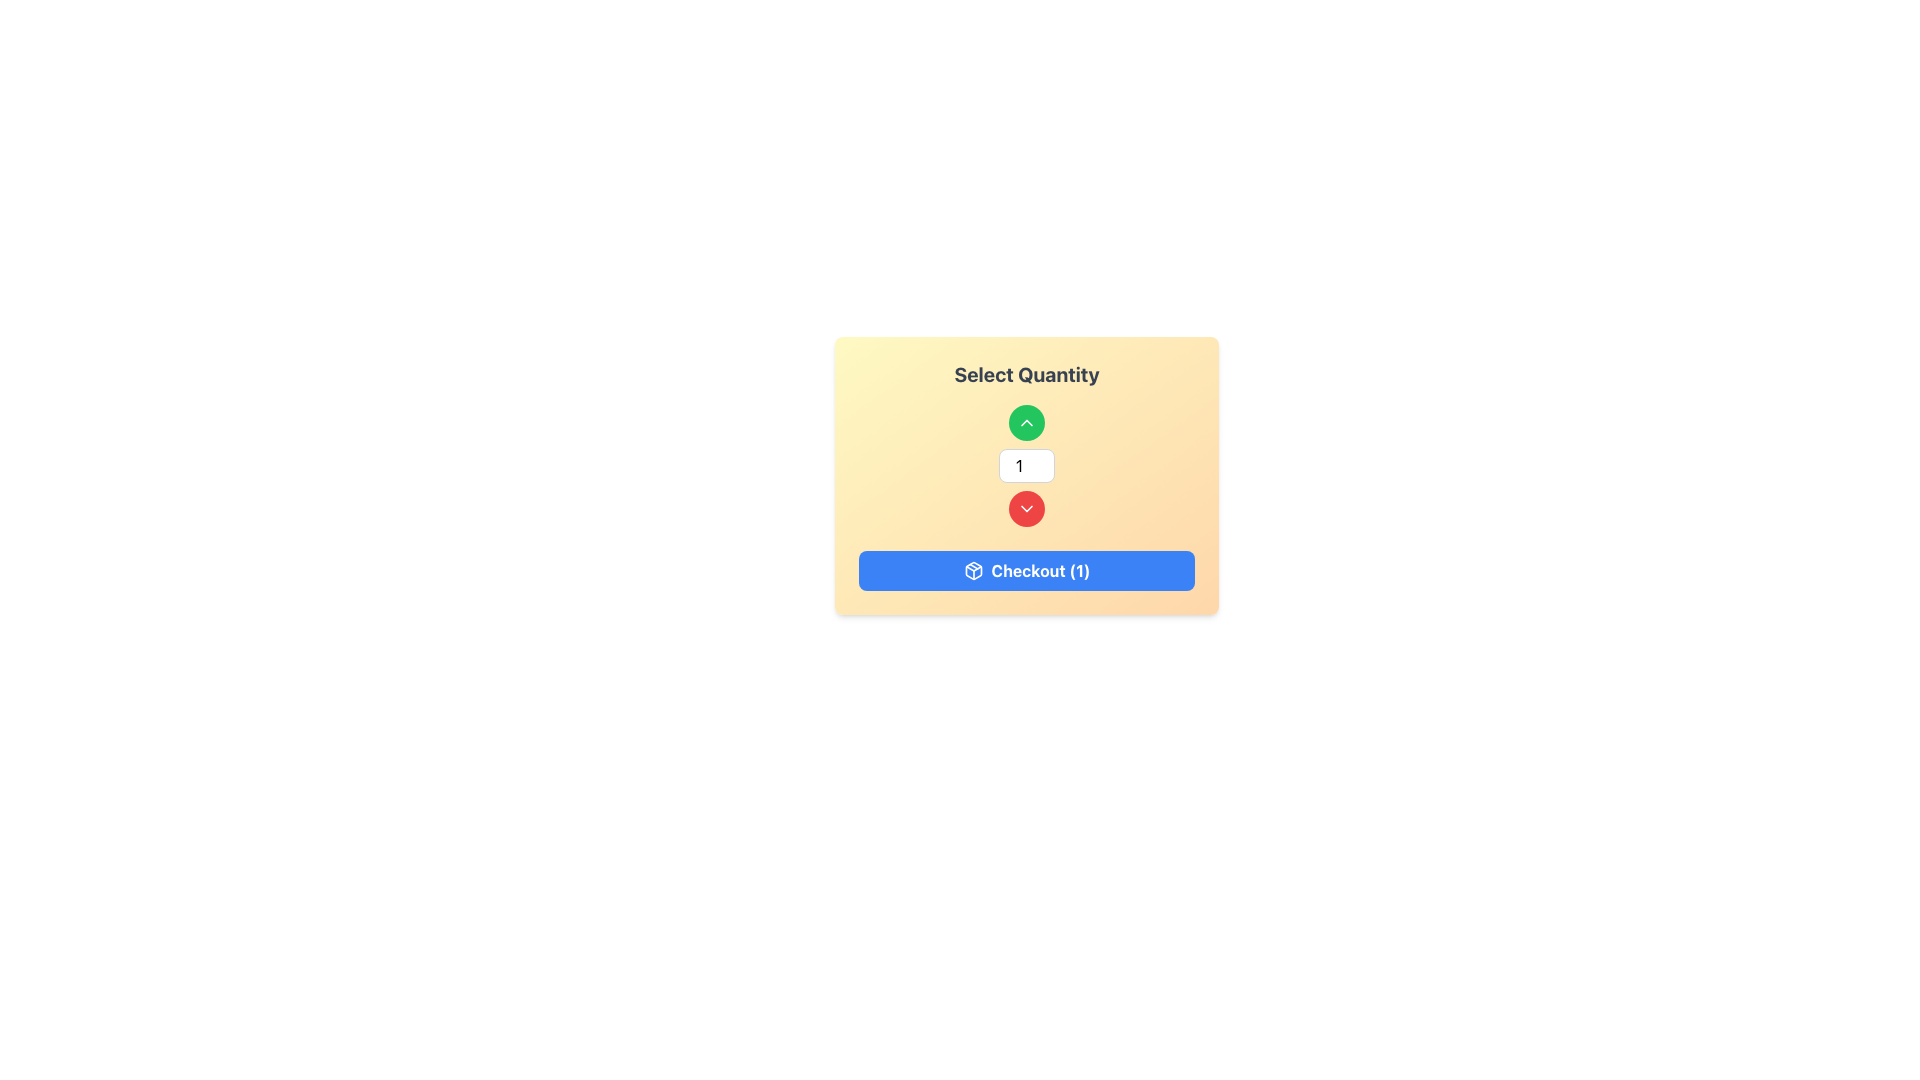 The image size is (1920, 1080). What do you see at coordinates (1027, 466) in the screenshot?
I see `the Number Input Field located below the green circular button with an upwards arrow and above the red circular button with a downwards arrow` at bounding box center [1027, 466].